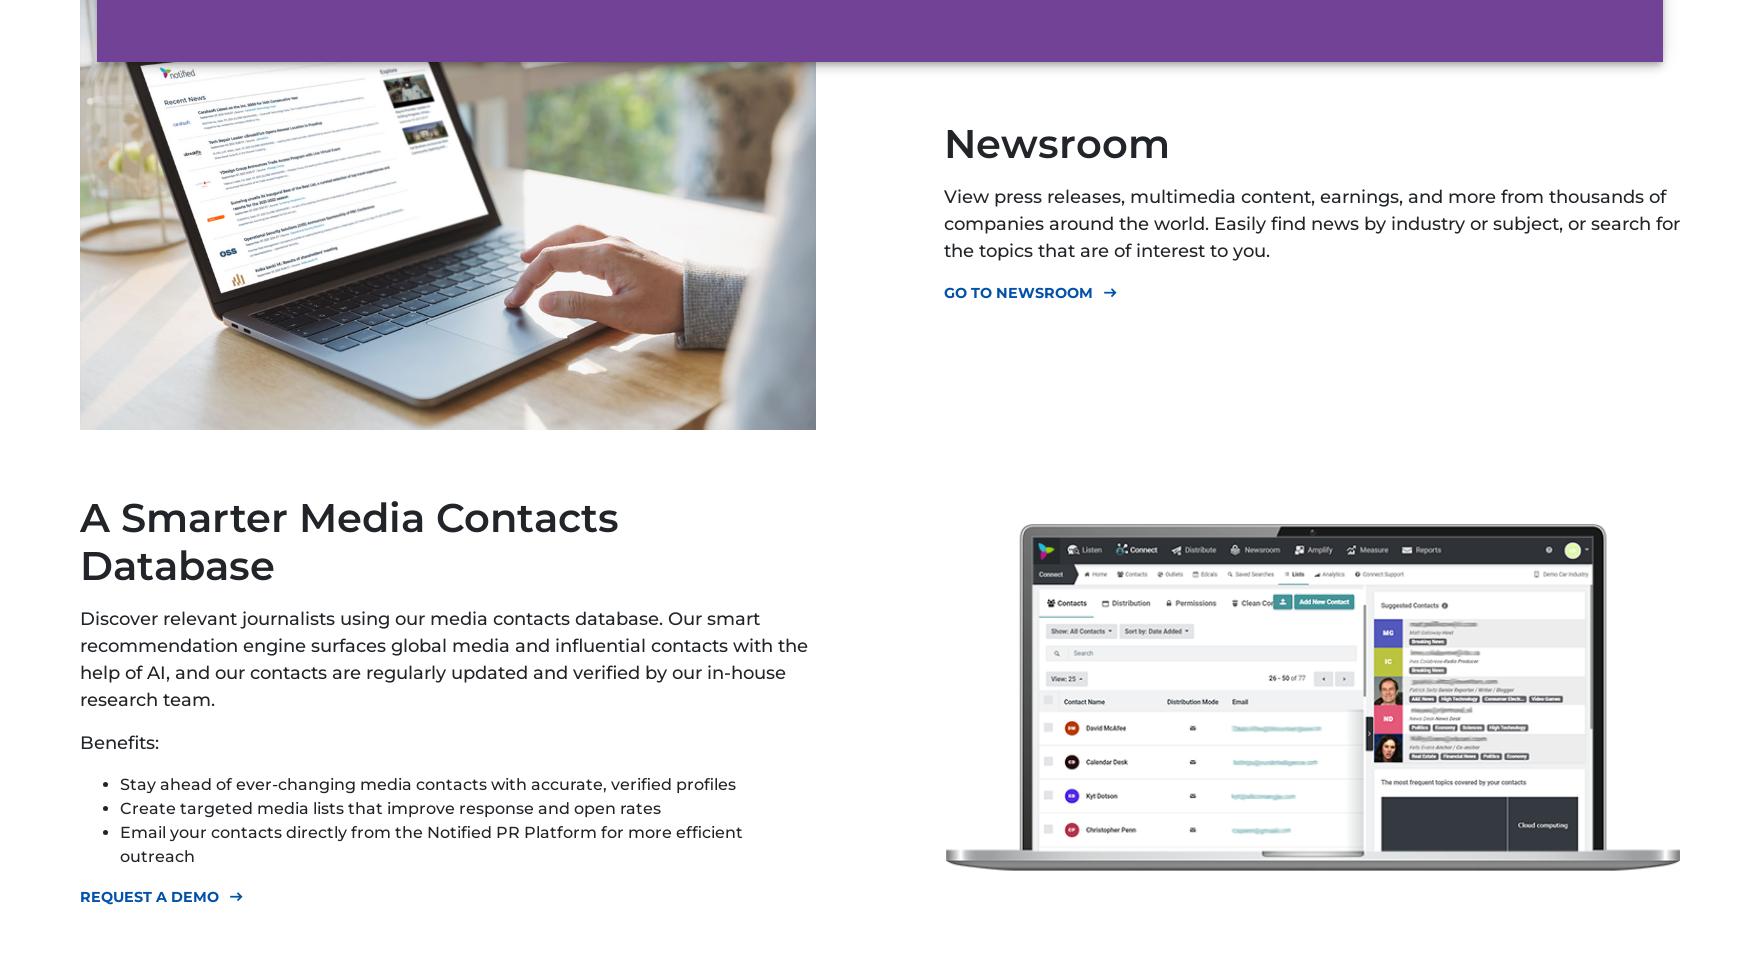 The image size is (1760, 957). Describe the element at coordinates (430, 842) in the screenshot. I see `'Email your contacts directly from the Notified PR Platform for more efficient outreach'` at that location.